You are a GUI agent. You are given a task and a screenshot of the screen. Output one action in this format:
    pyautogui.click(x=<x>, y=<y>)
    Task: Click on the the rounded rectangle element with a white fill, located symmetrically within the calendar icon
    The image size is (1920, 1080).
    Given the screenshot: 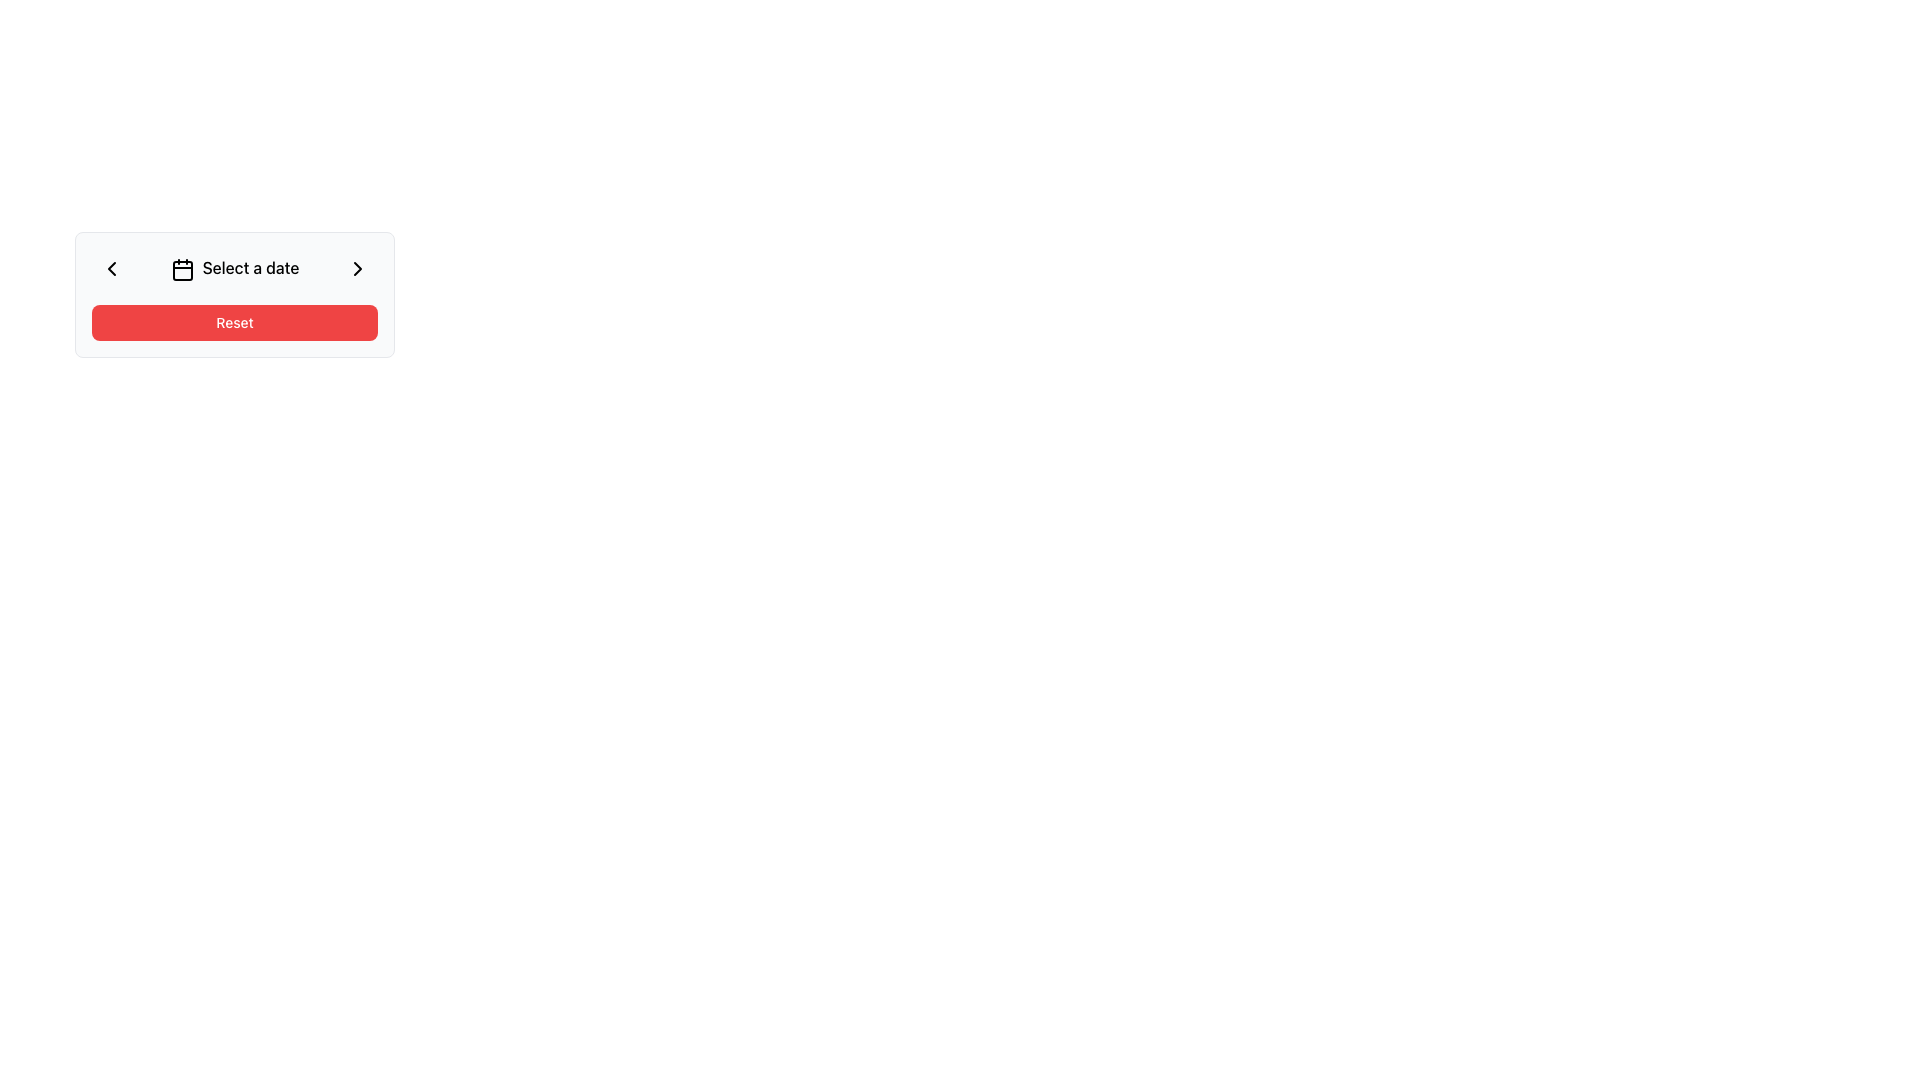 What is the action you would take?
    pyautogui.click(x=182, y=270)
    